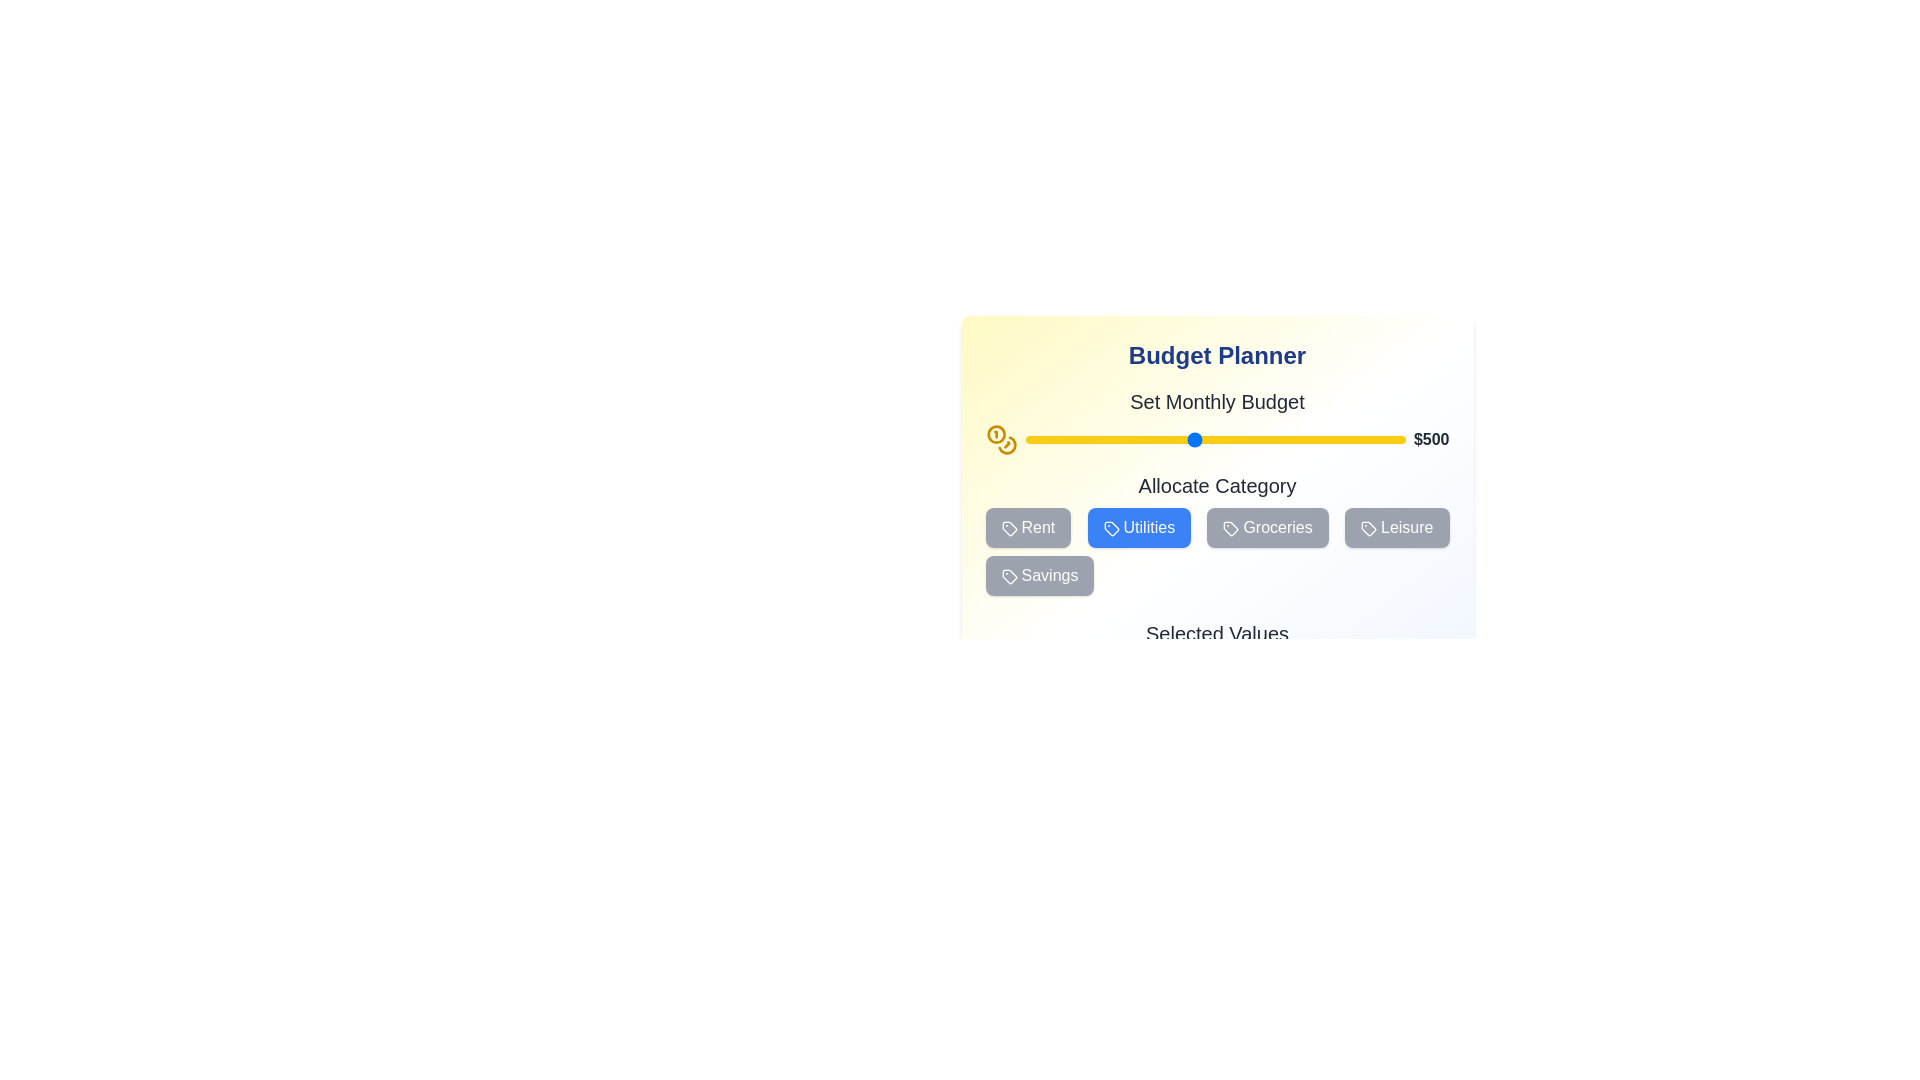  I want to click on the budget slider, so click(1300, 438).